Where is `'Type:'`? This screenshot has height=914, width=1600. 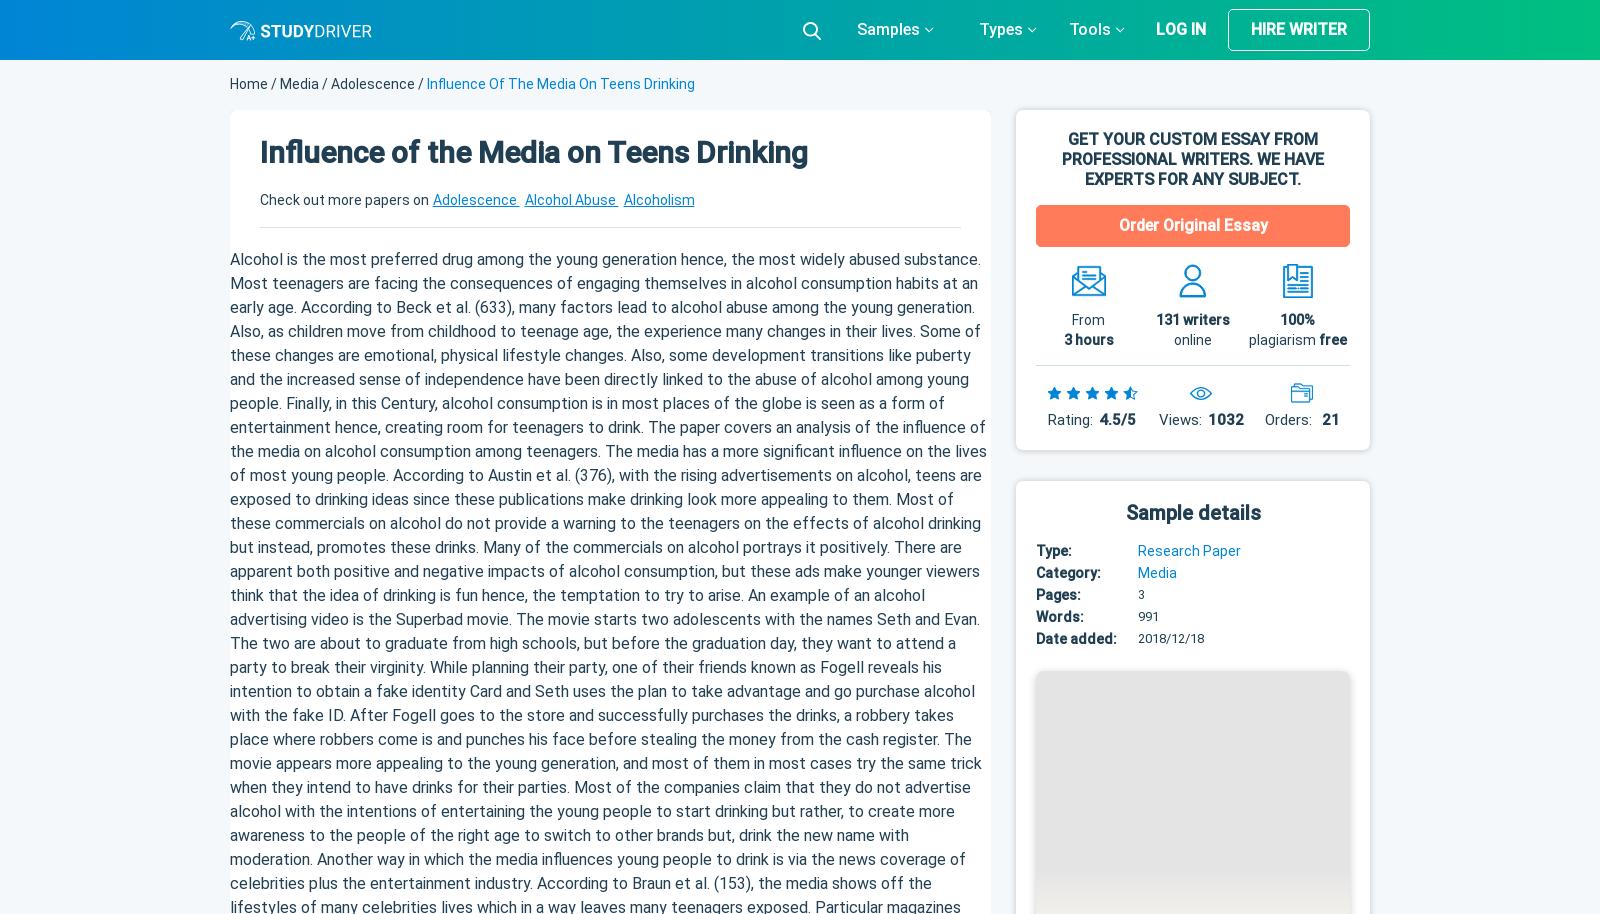 'Type:' is located at coordinates (1053, 550).